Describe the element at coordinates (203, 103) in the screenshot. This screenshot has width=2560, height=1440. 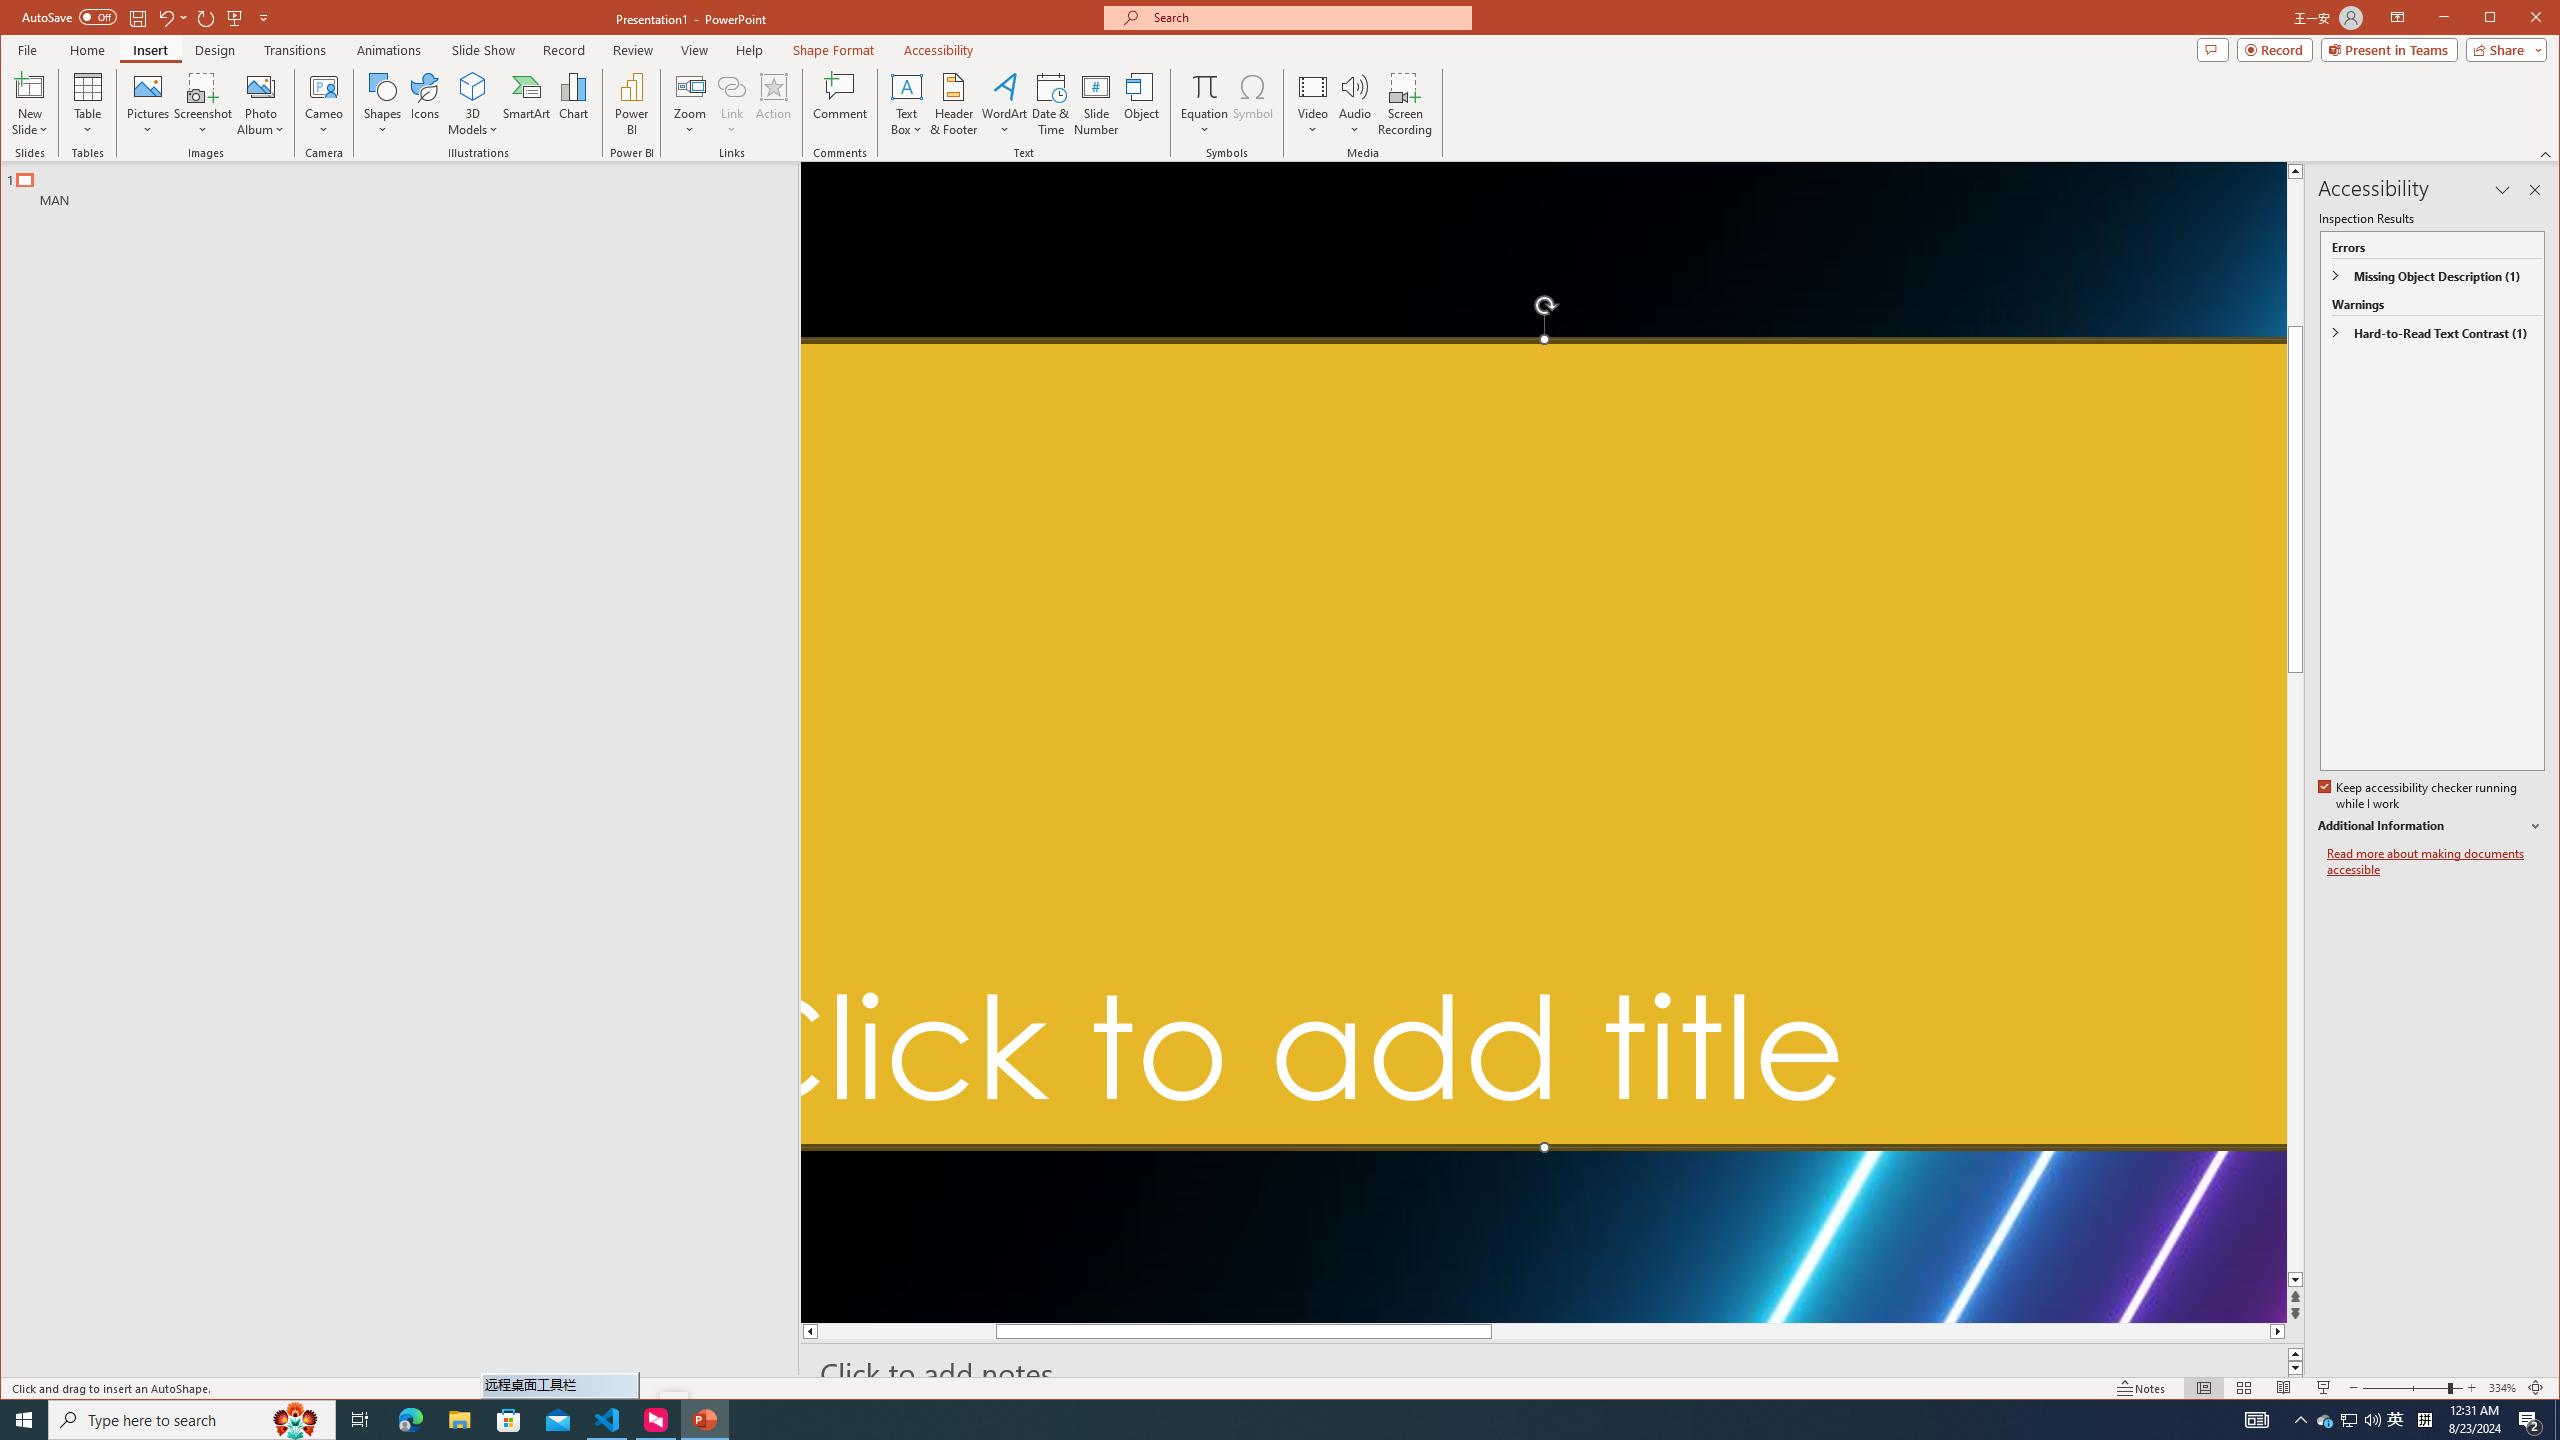
I see `'Screenshot'` at that location.